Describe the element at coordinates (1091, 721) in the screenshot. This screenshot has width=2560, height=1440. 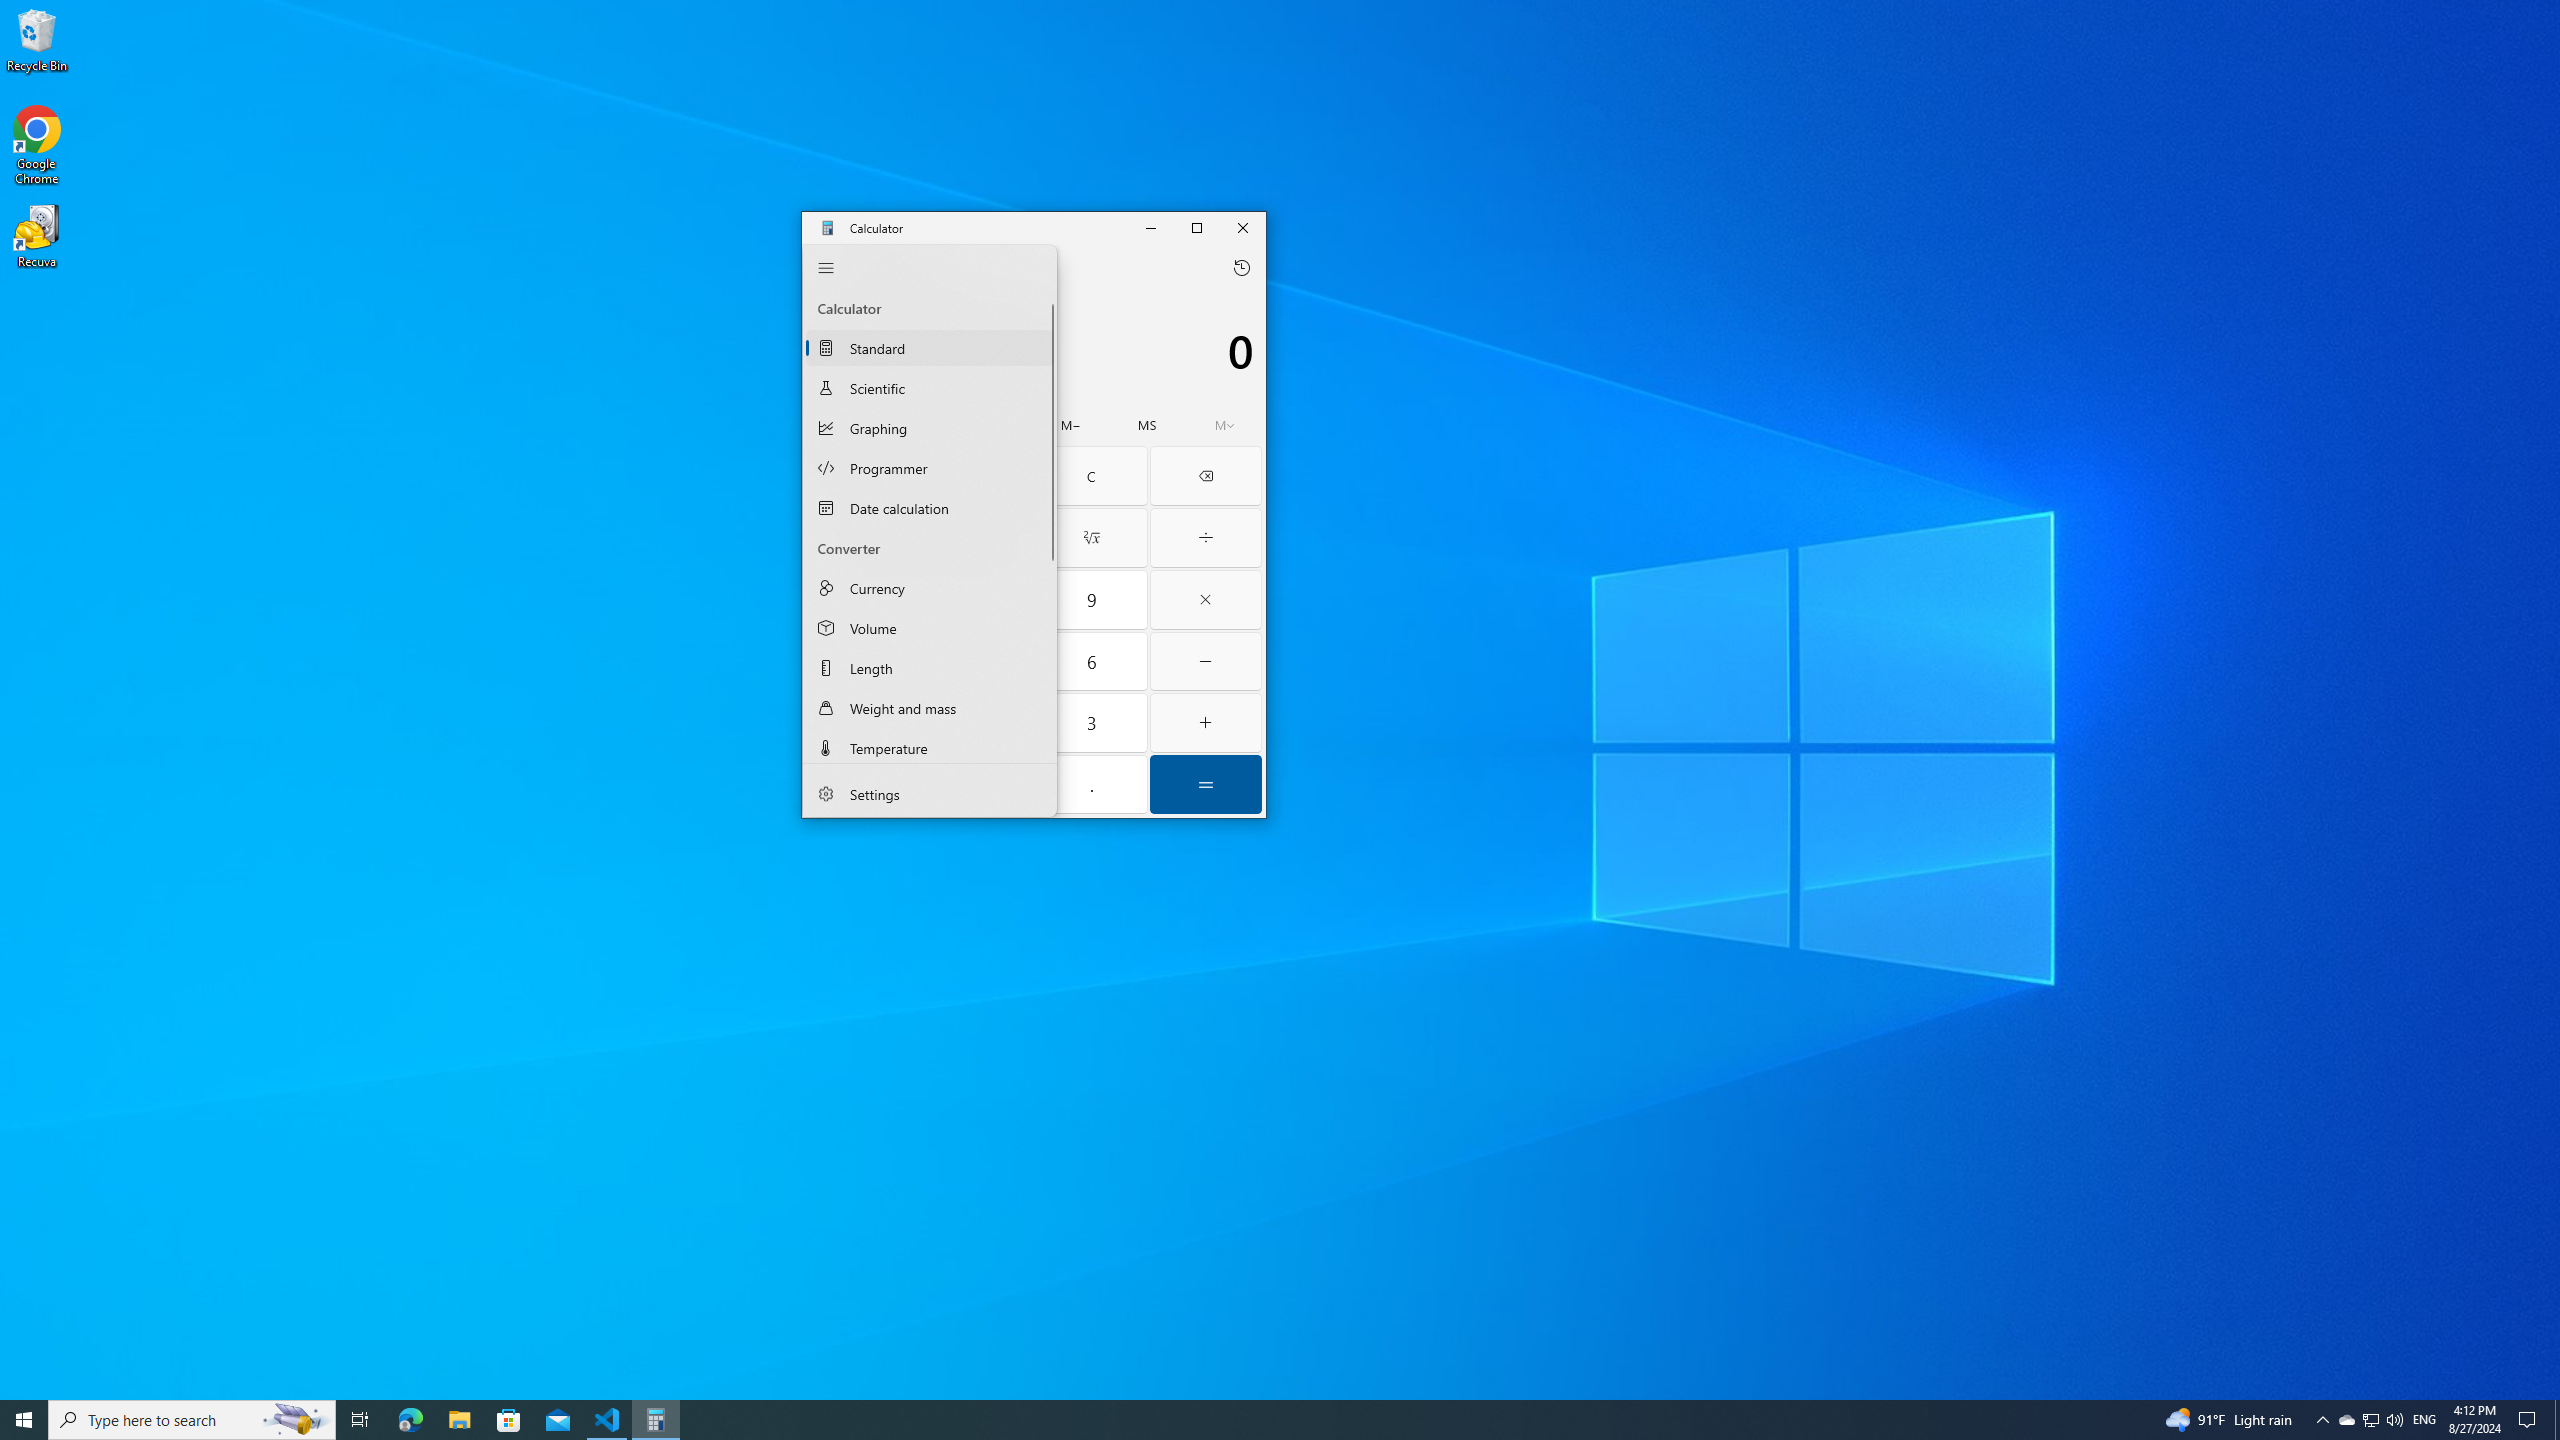
I see `'Three'` at that location.